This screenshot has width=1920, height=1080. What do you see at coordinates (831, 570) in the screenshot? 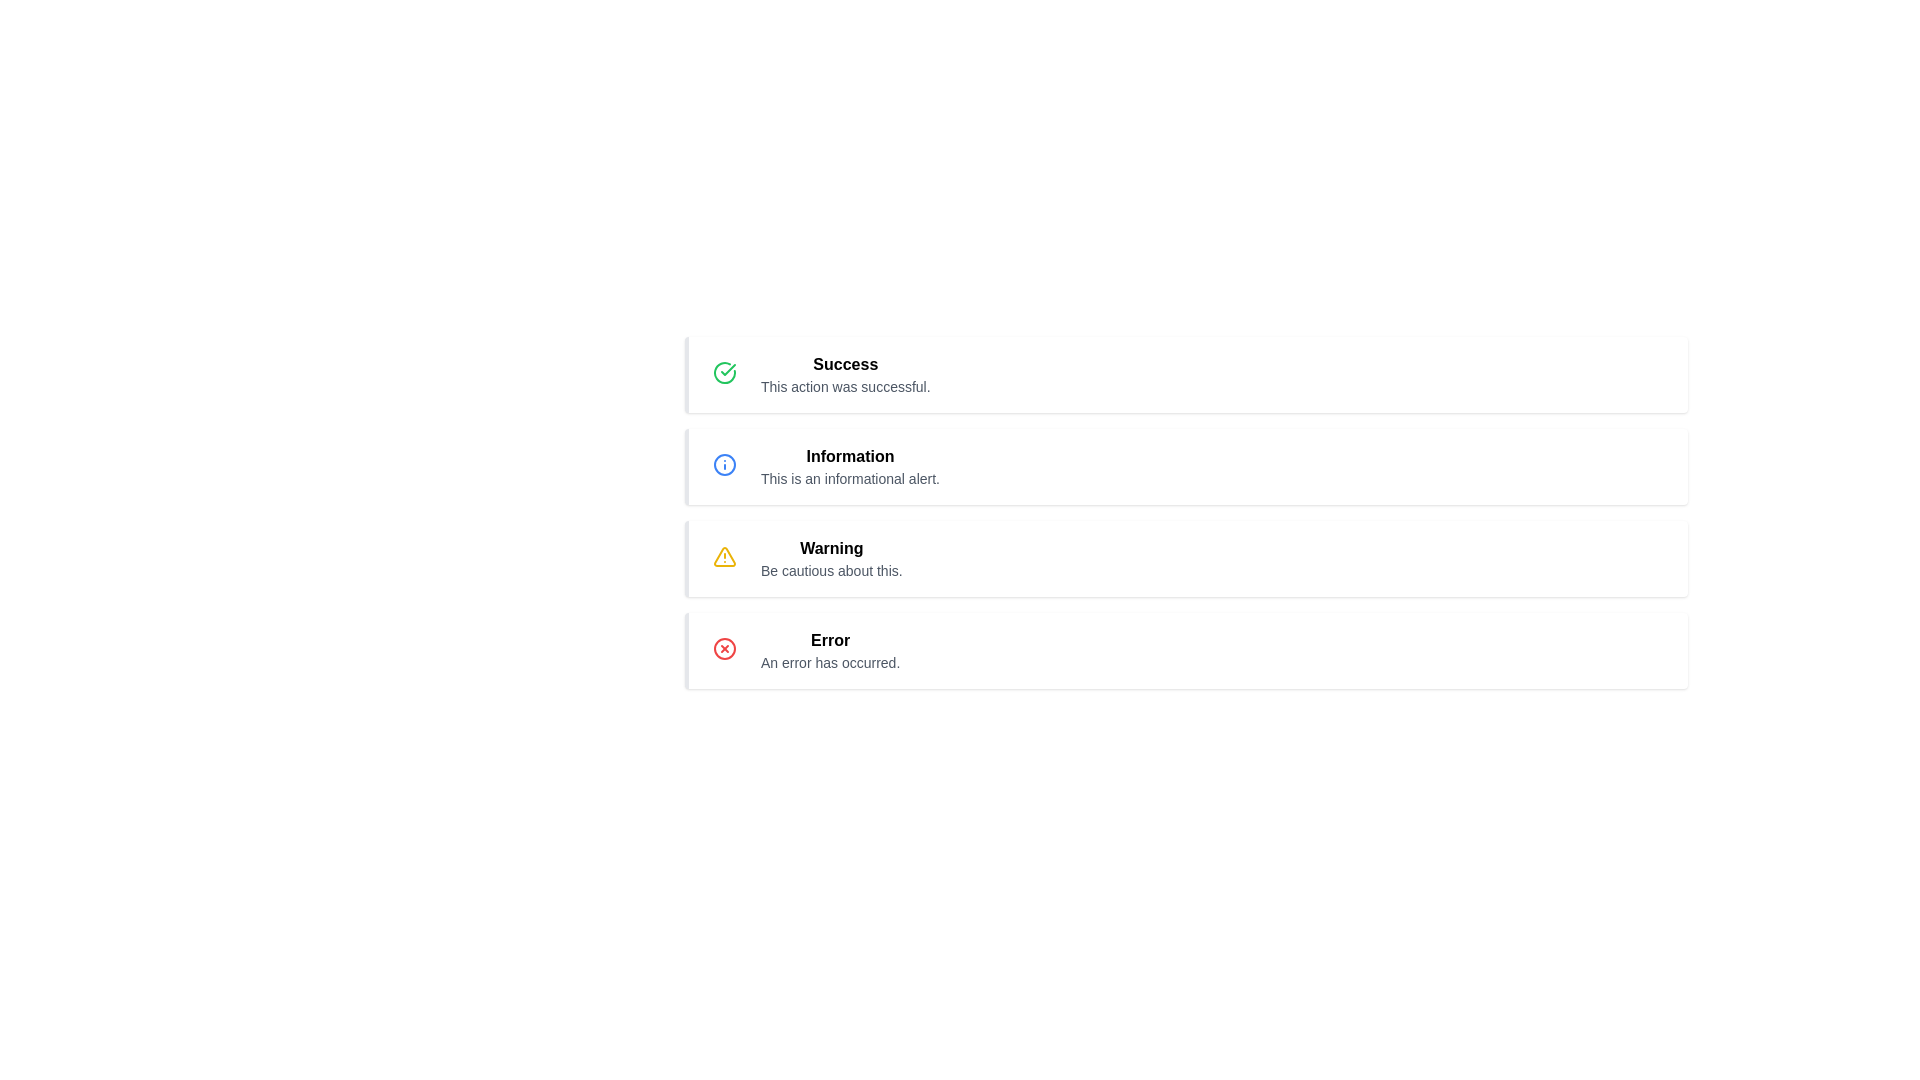
I see `the textual warning message that reads 'Be cautious about this.' which is styled as smaller gray text and is located below the bold 'Warning' label in the third item of a vertical list of notifications` at bounding box center [831, 570].